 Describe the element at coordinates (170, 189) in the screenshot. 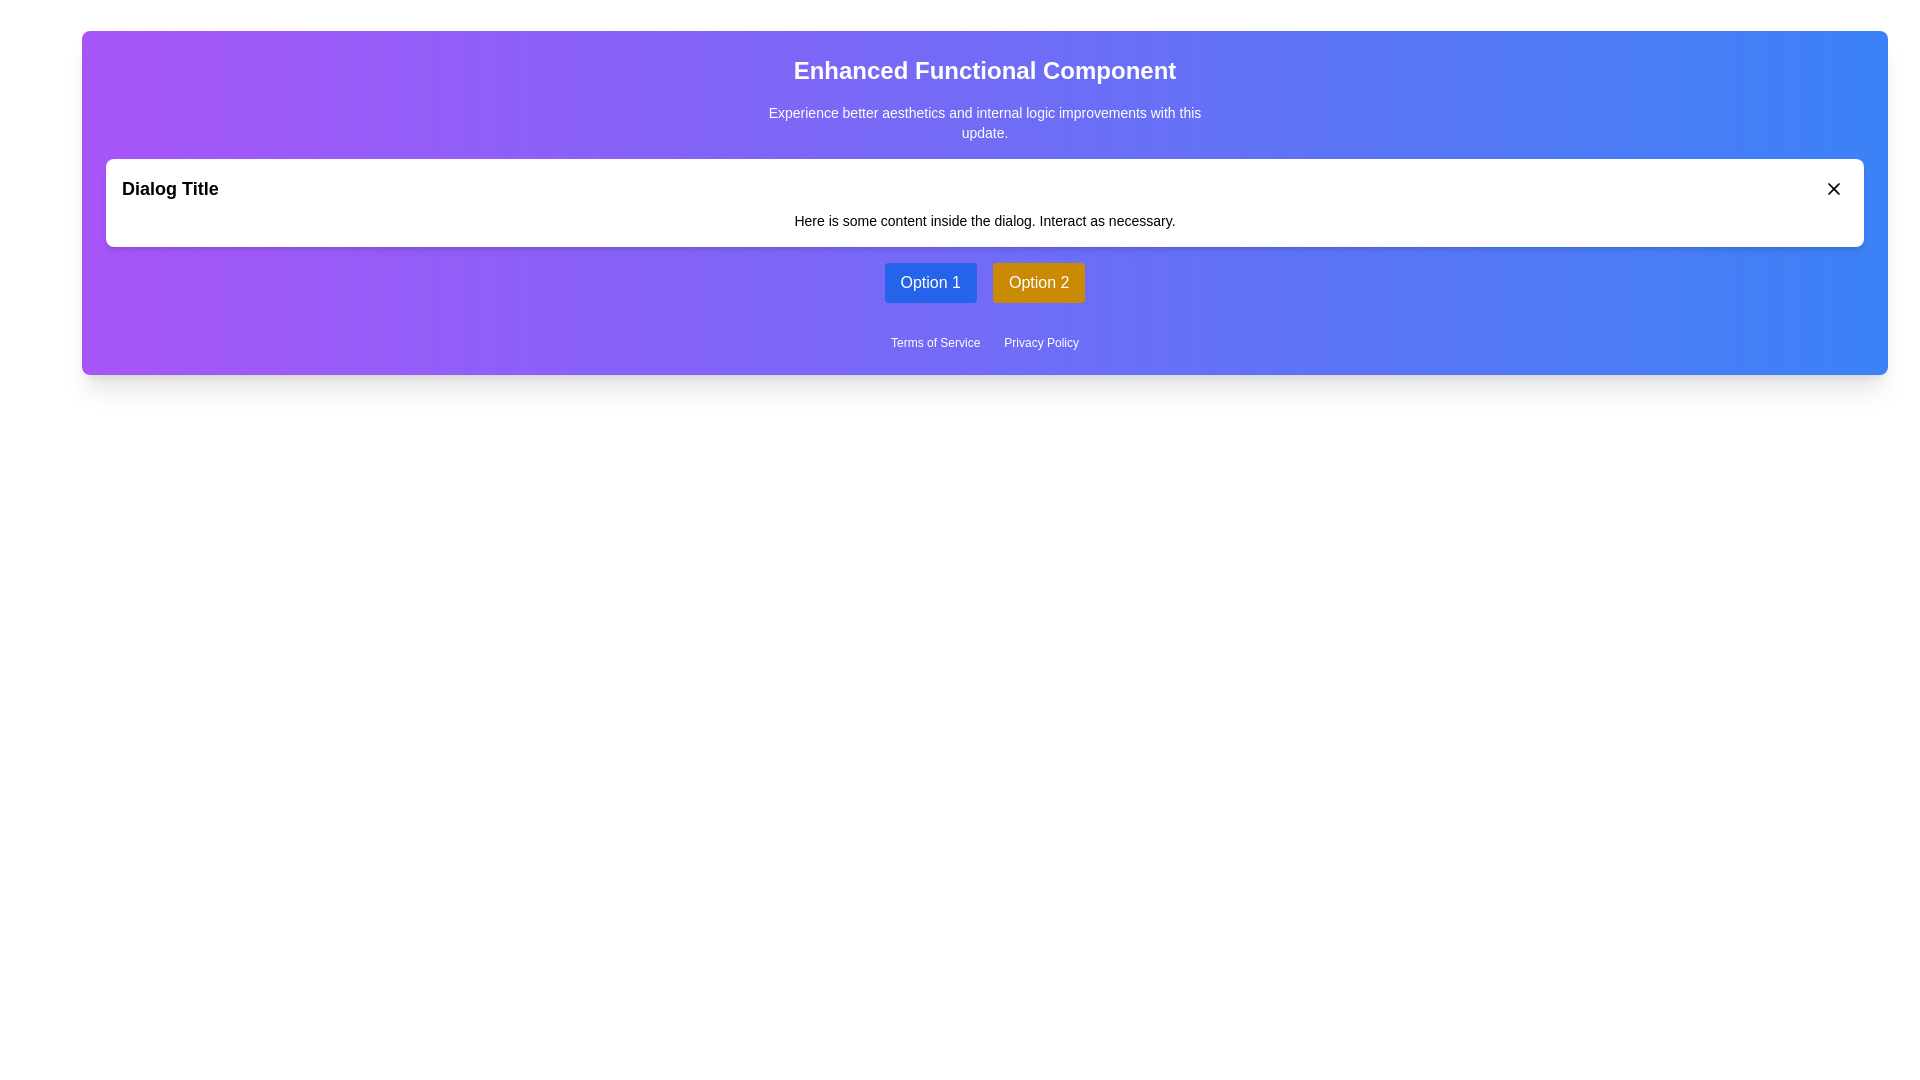

I see `the bold text label displaying 'Dialog Title' located at the top-left corner of the dialog header with a white background` at that location.